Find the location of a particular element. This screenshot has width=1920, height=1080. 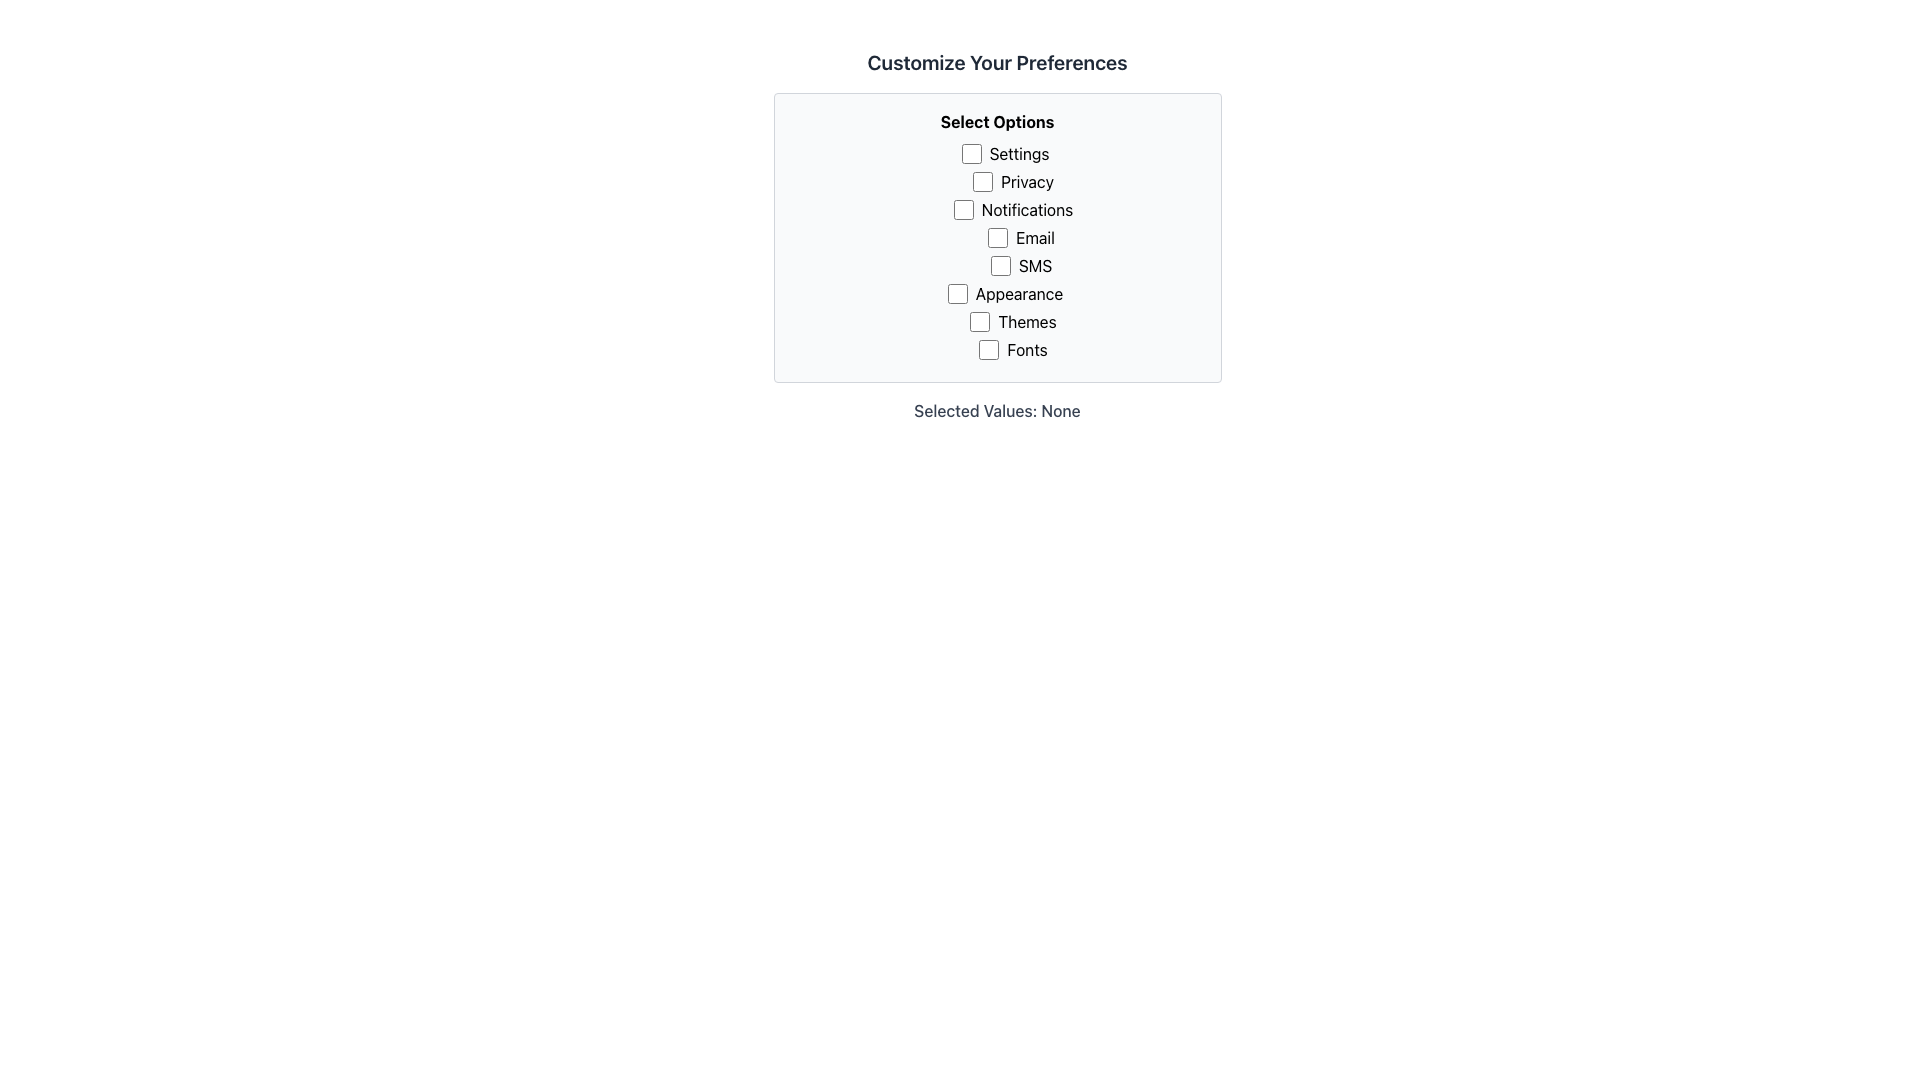

the 'Email' checkbox located is located at coordinates (997, 237).